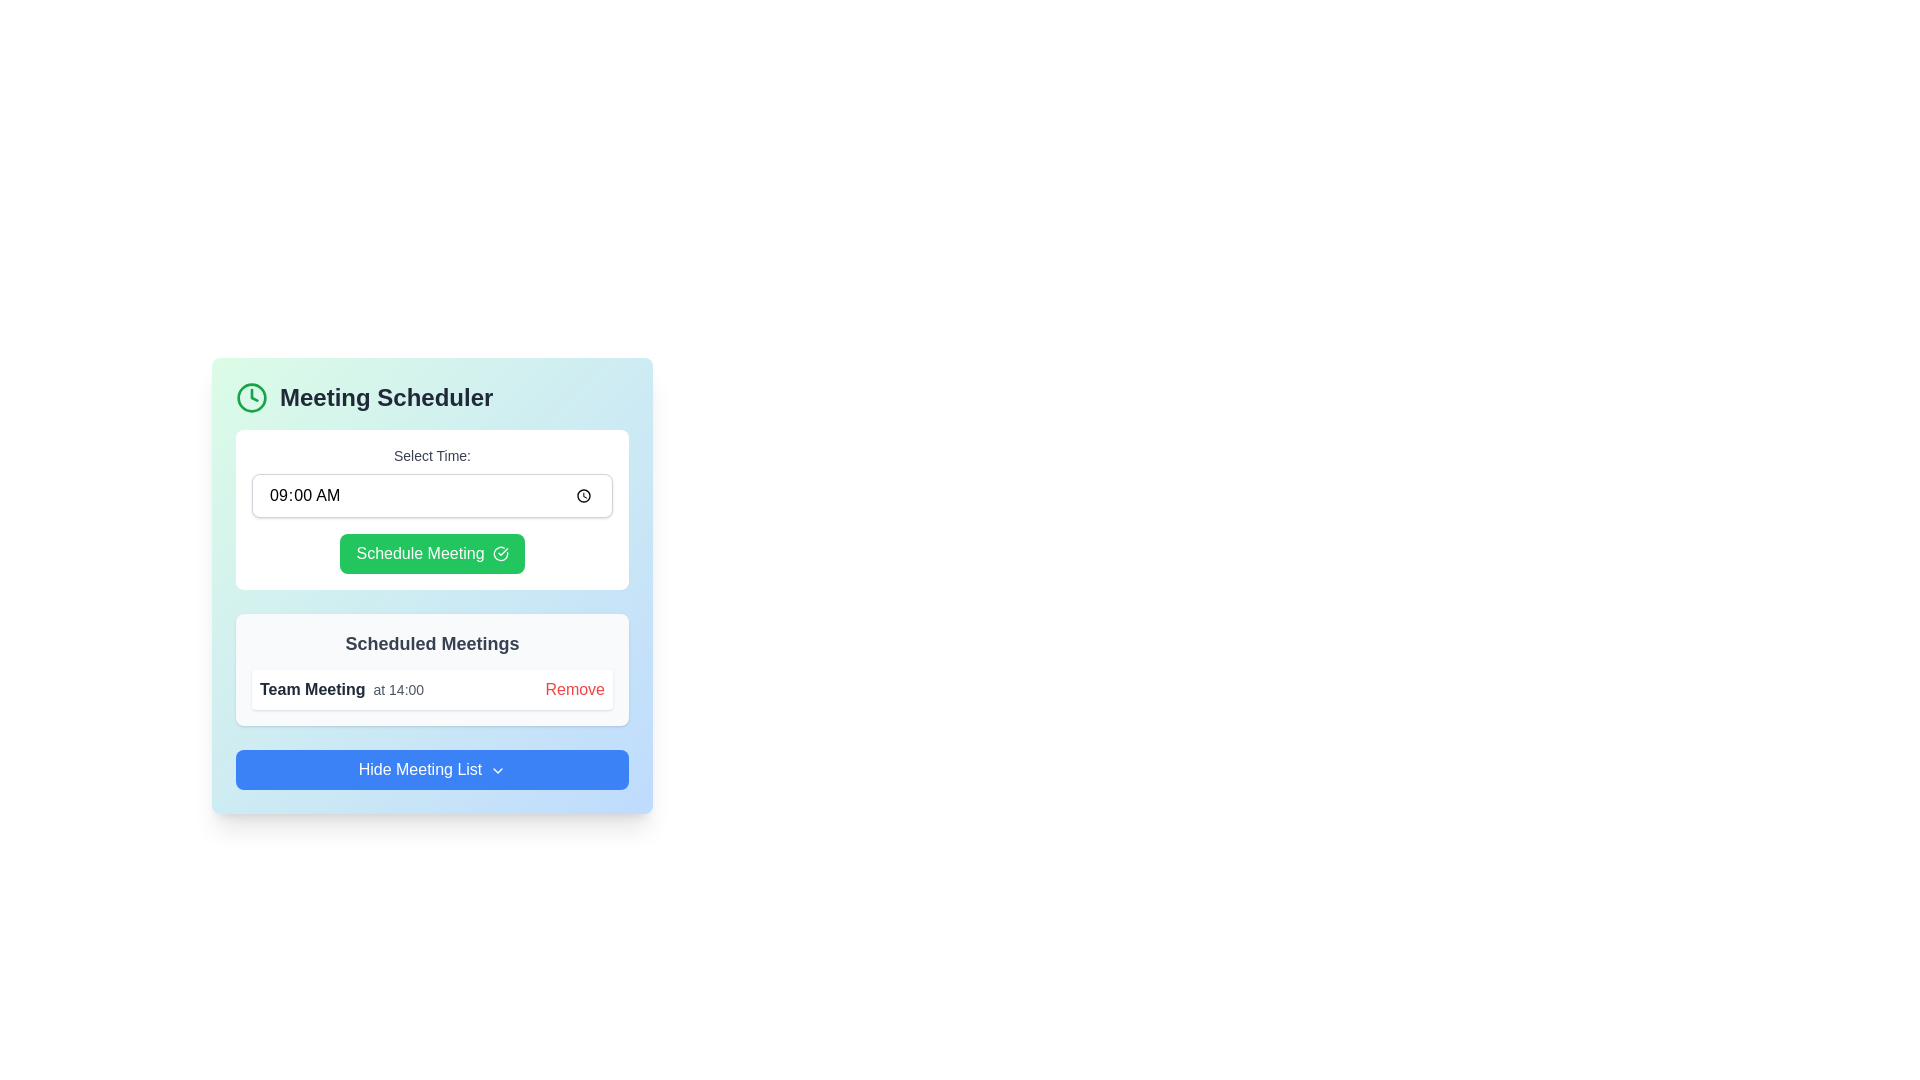 This screenshot has width=1920, height=1080. What do you see at coordinates (251, 397) in the screenshot?
I see `the clock icon with a green outline located to the left of the 'Meeting Scheduler' text, which indicates a time-related function` at bounding box center [251, 397].